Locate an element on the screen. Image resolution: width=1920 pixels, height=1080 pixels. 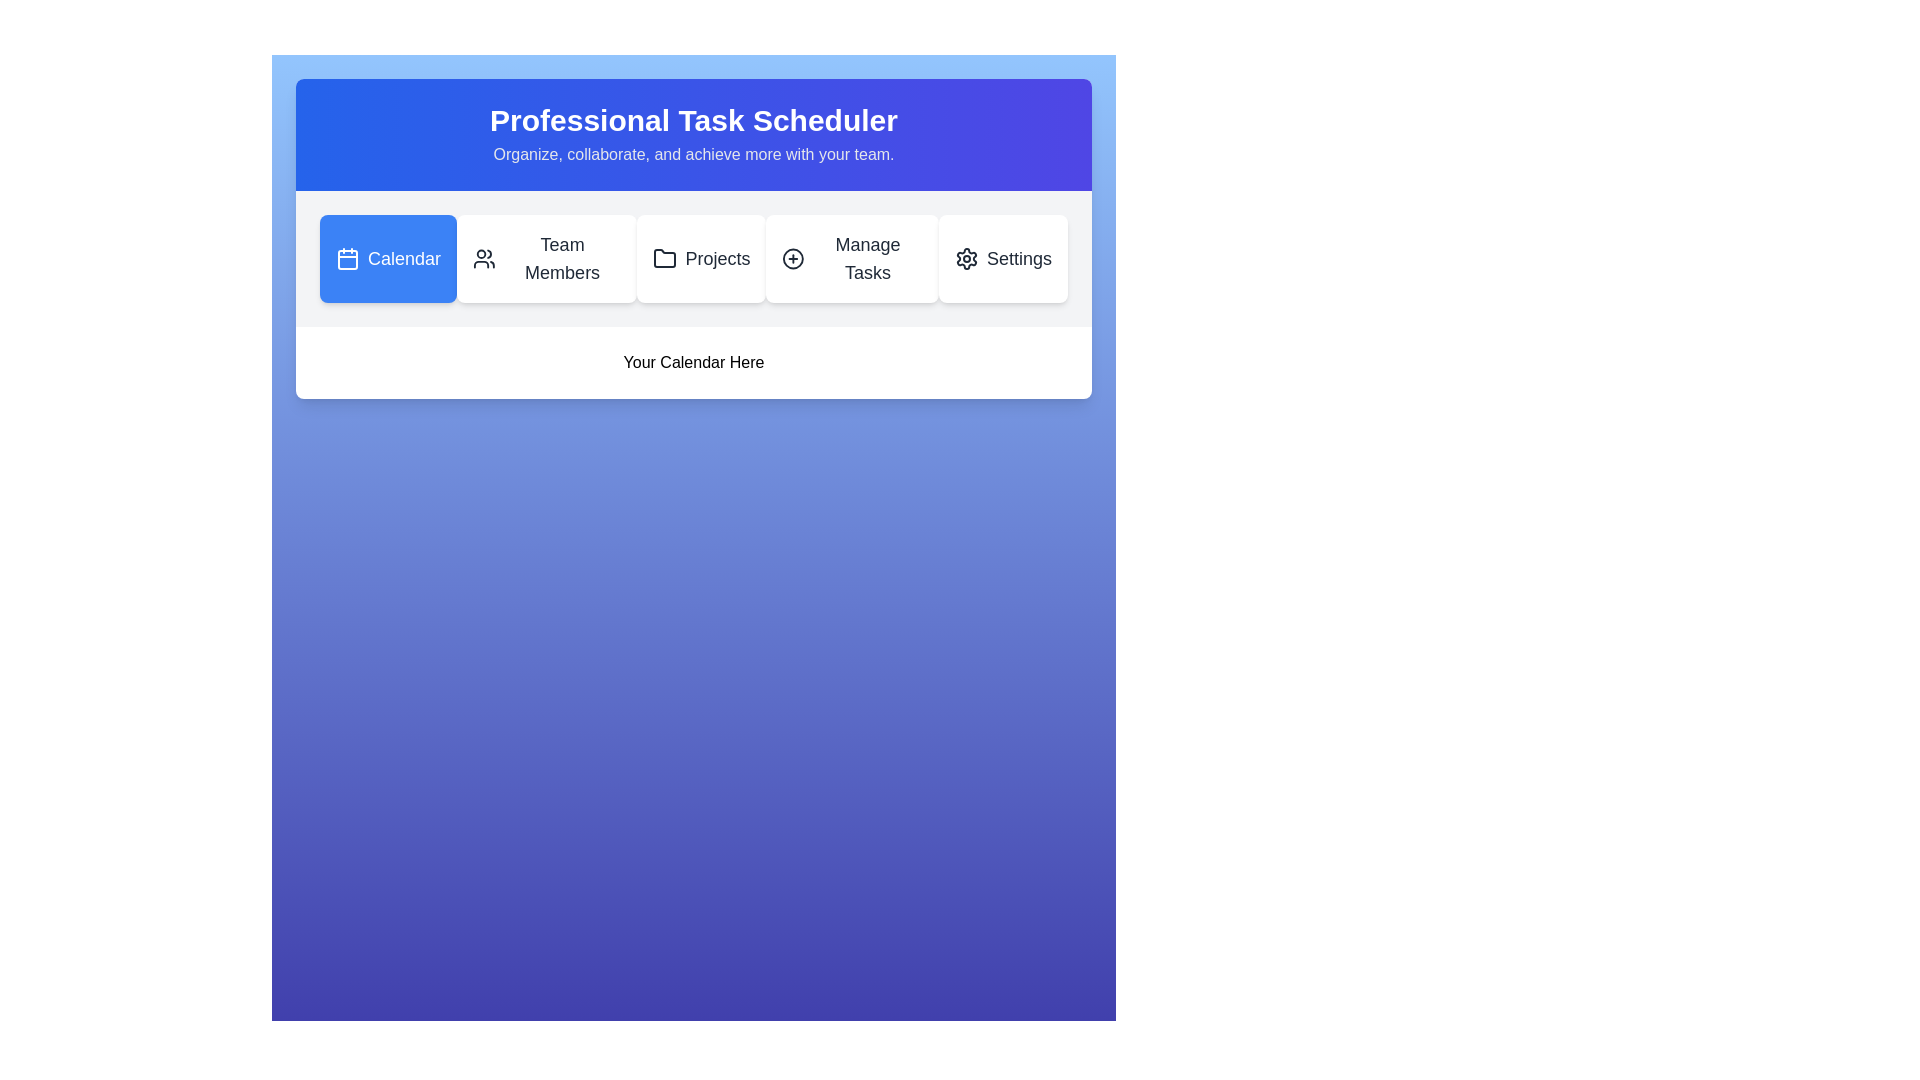
descriptive subtitle located below the bold heading 'Professional Task Scheduler', within the gradient background section is located at coordinates (694, 153).